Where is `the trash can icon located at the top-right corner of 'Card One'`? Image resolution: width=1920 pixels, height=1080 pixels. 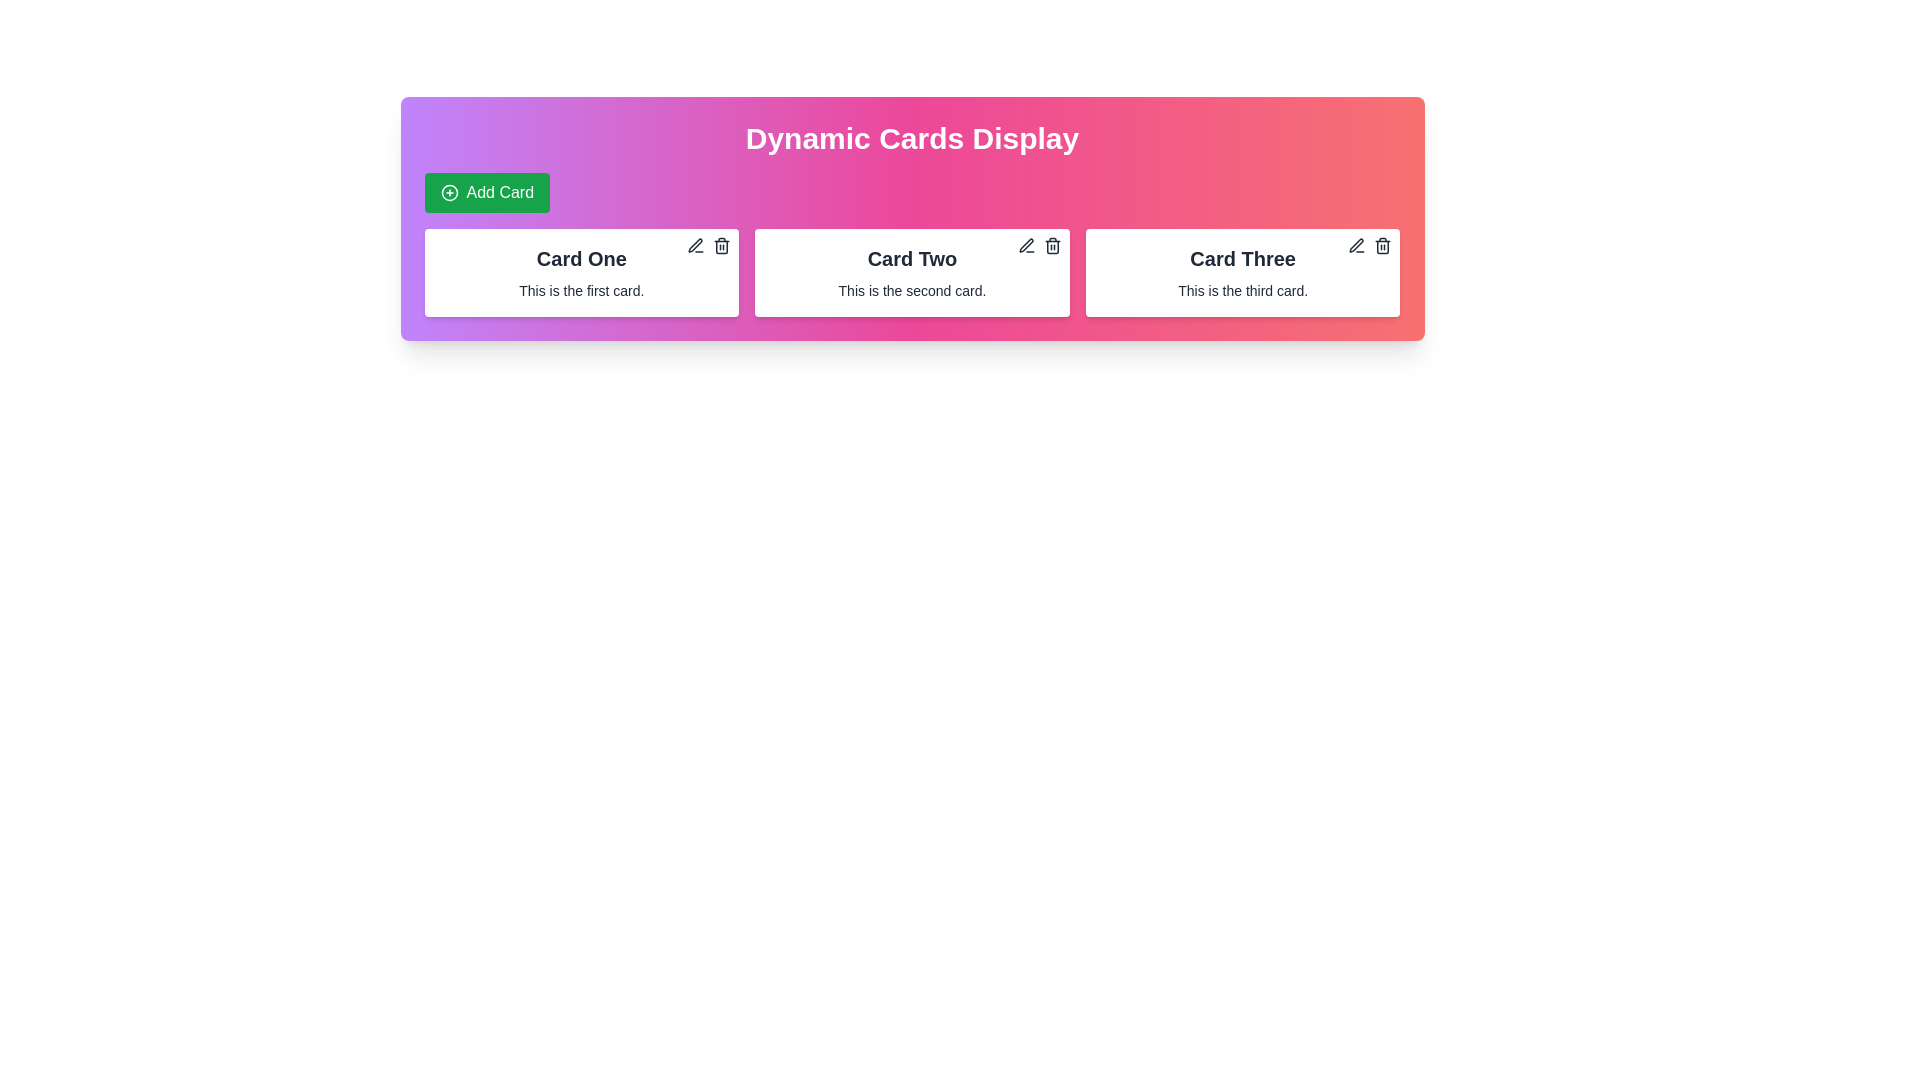 the trash can icon located at the top-right corner of 'Card One' is located at coordinates (721, 245).